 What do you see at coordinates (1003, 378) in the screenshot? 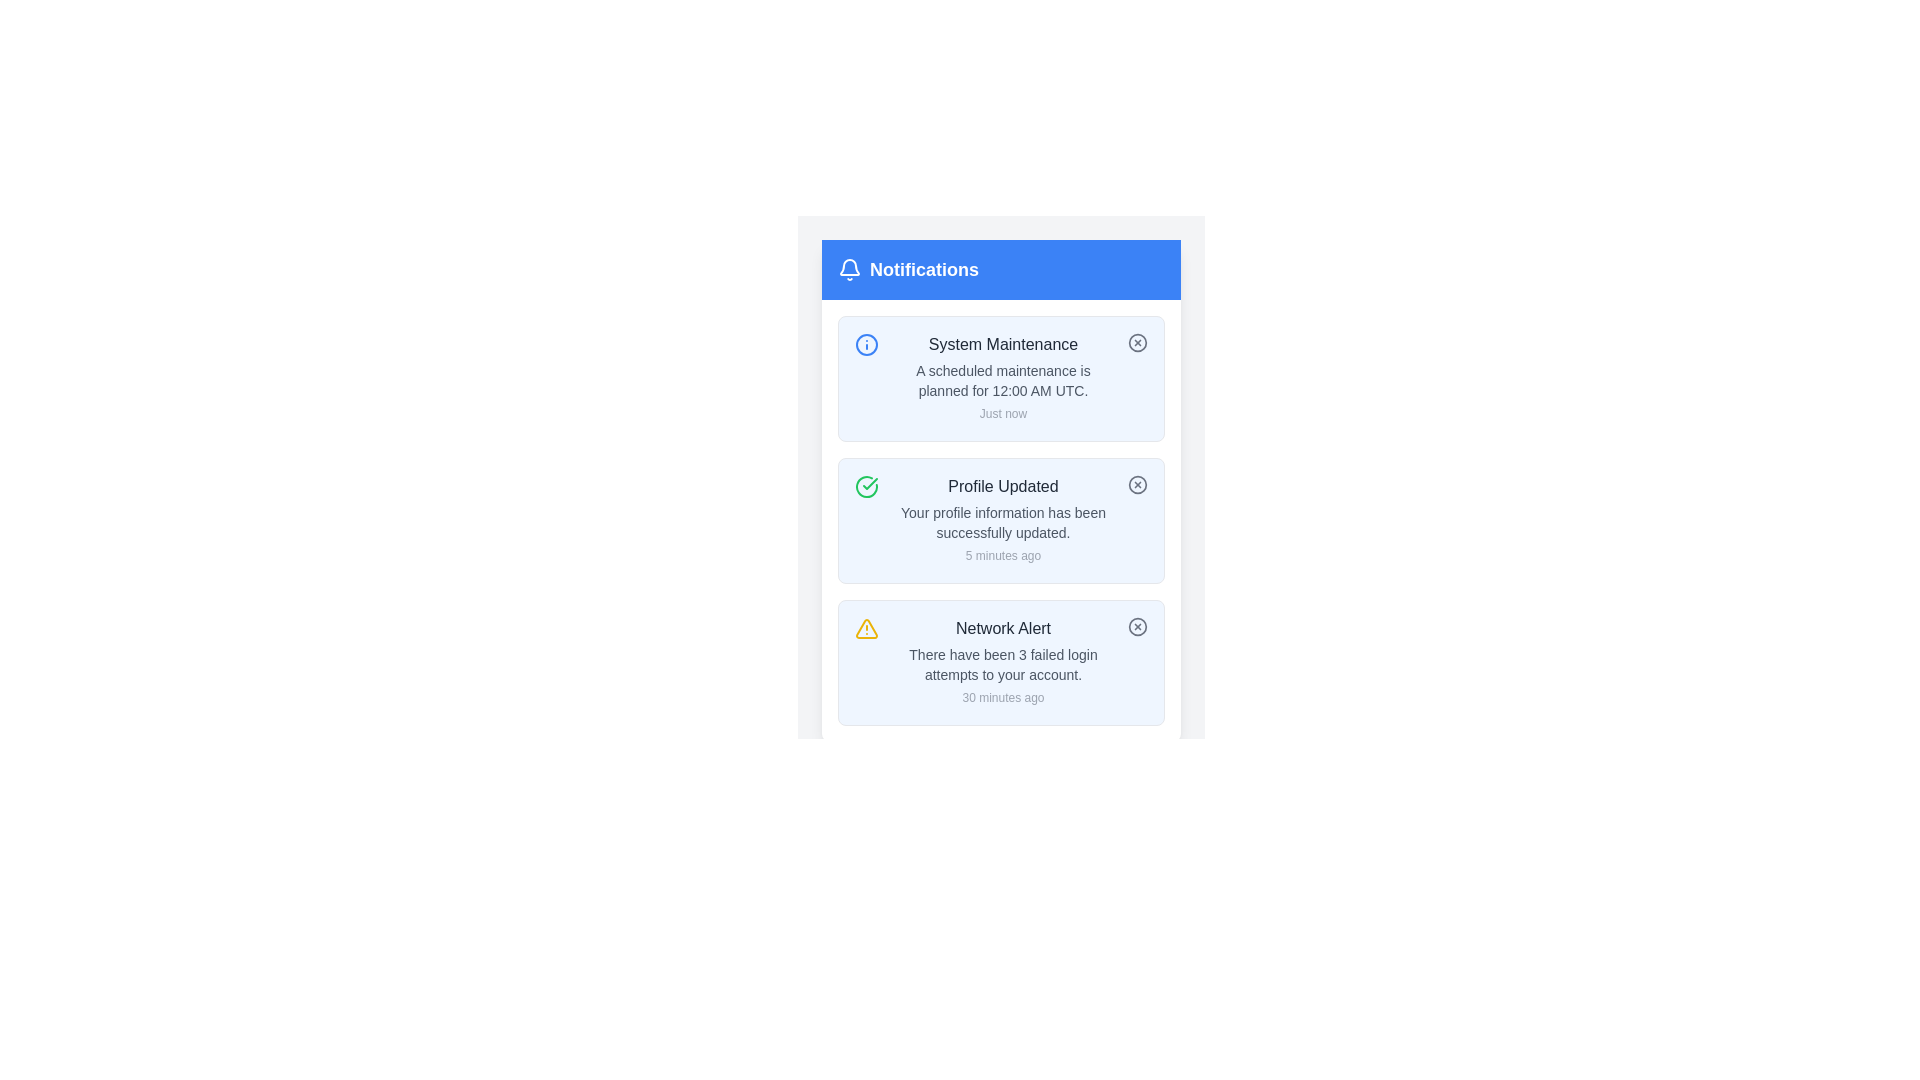
I see `details of the first notification in the vertical stack, which displays a maintenance alert and includes a timestamp` at bounding box center [1003, 378].